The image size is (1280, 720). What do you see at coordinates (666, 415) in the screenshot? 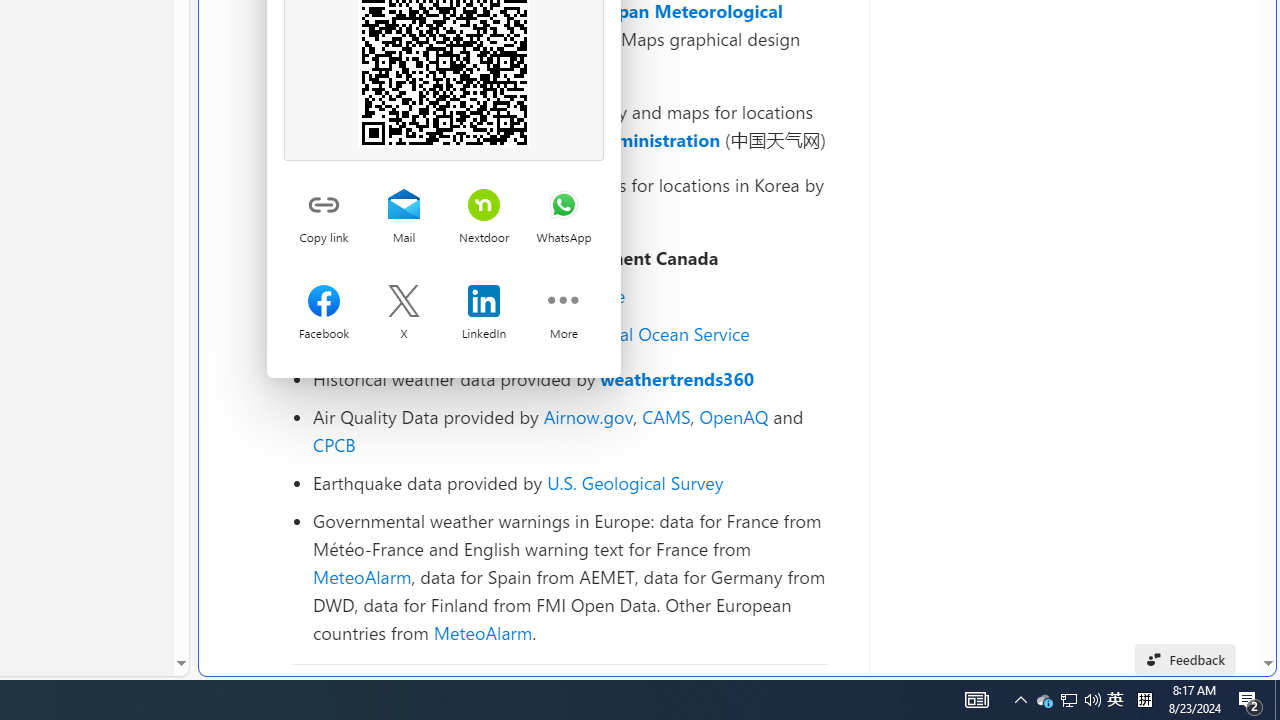
I see `'CAMS'` at bounding box center [666, 415].